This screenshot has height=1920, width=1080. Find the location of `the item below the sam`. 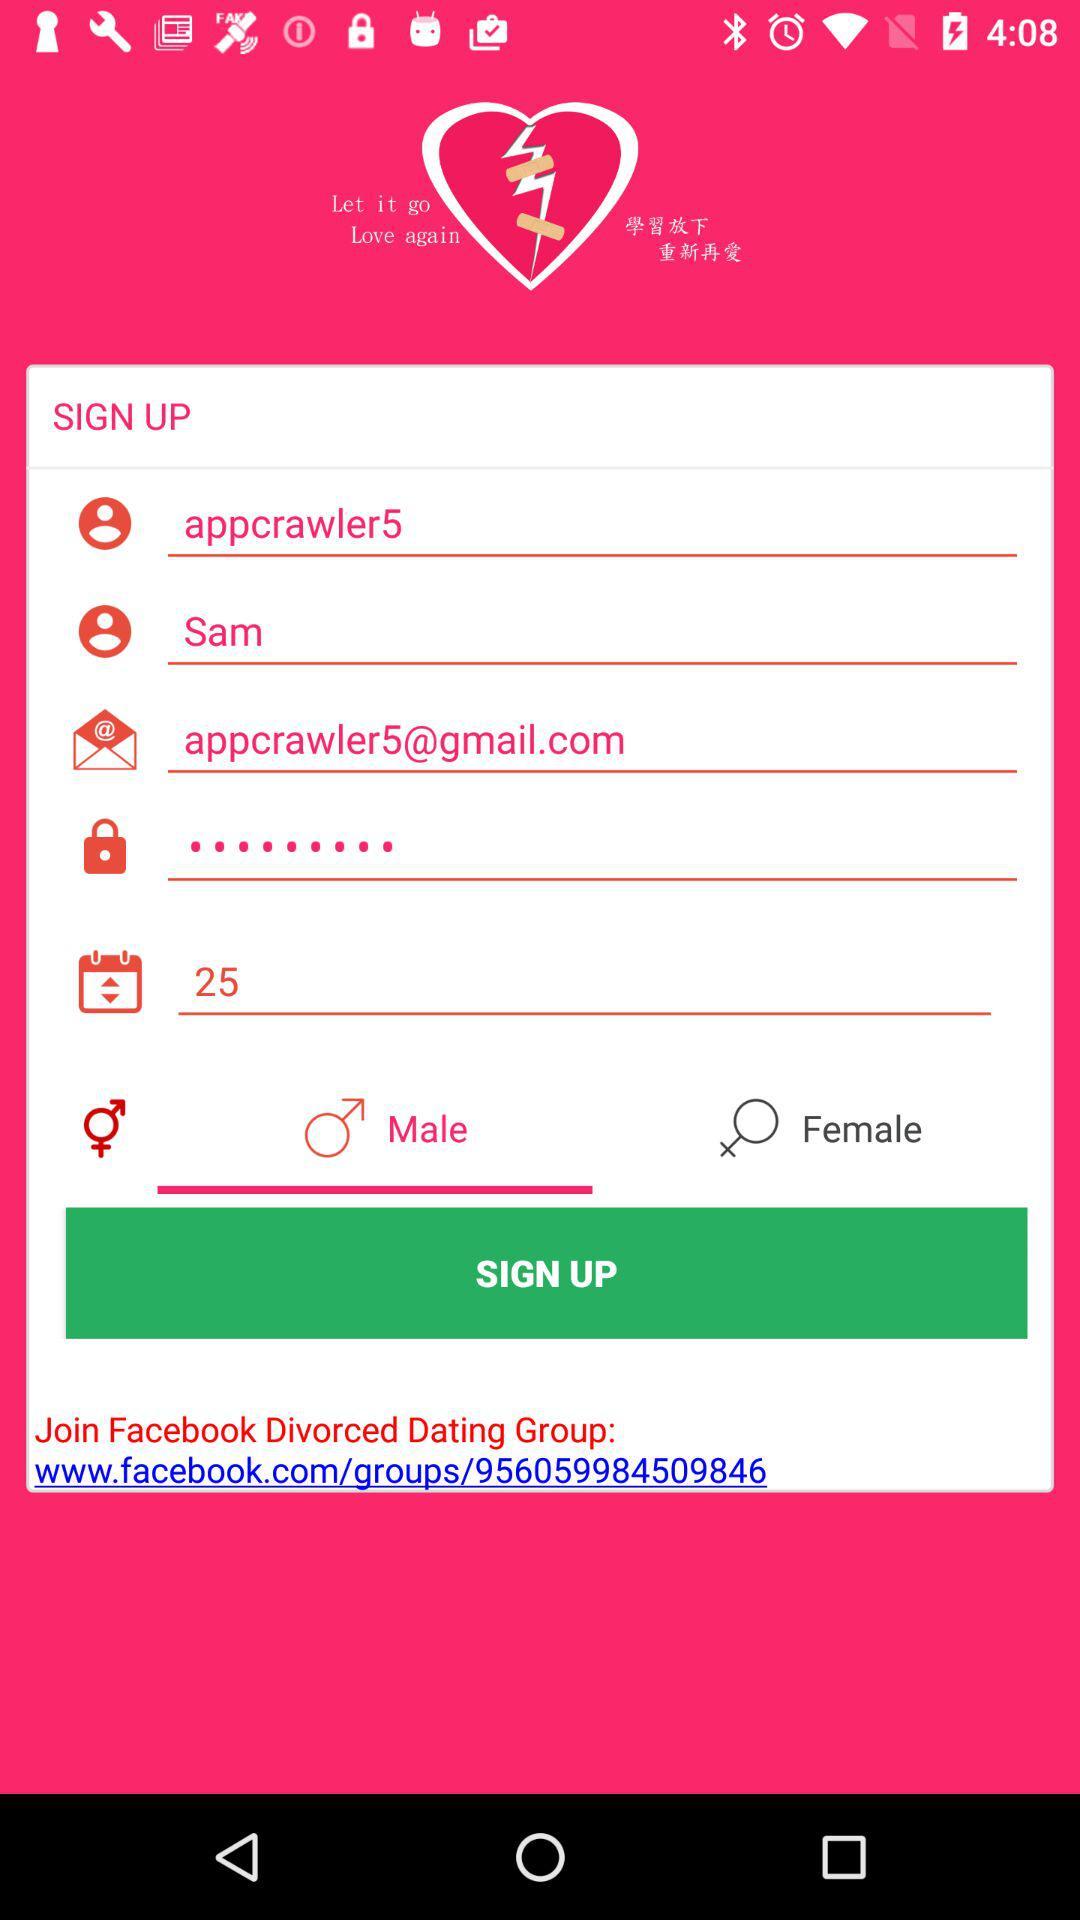

the item below the sam is located at coordinates (591, 738).